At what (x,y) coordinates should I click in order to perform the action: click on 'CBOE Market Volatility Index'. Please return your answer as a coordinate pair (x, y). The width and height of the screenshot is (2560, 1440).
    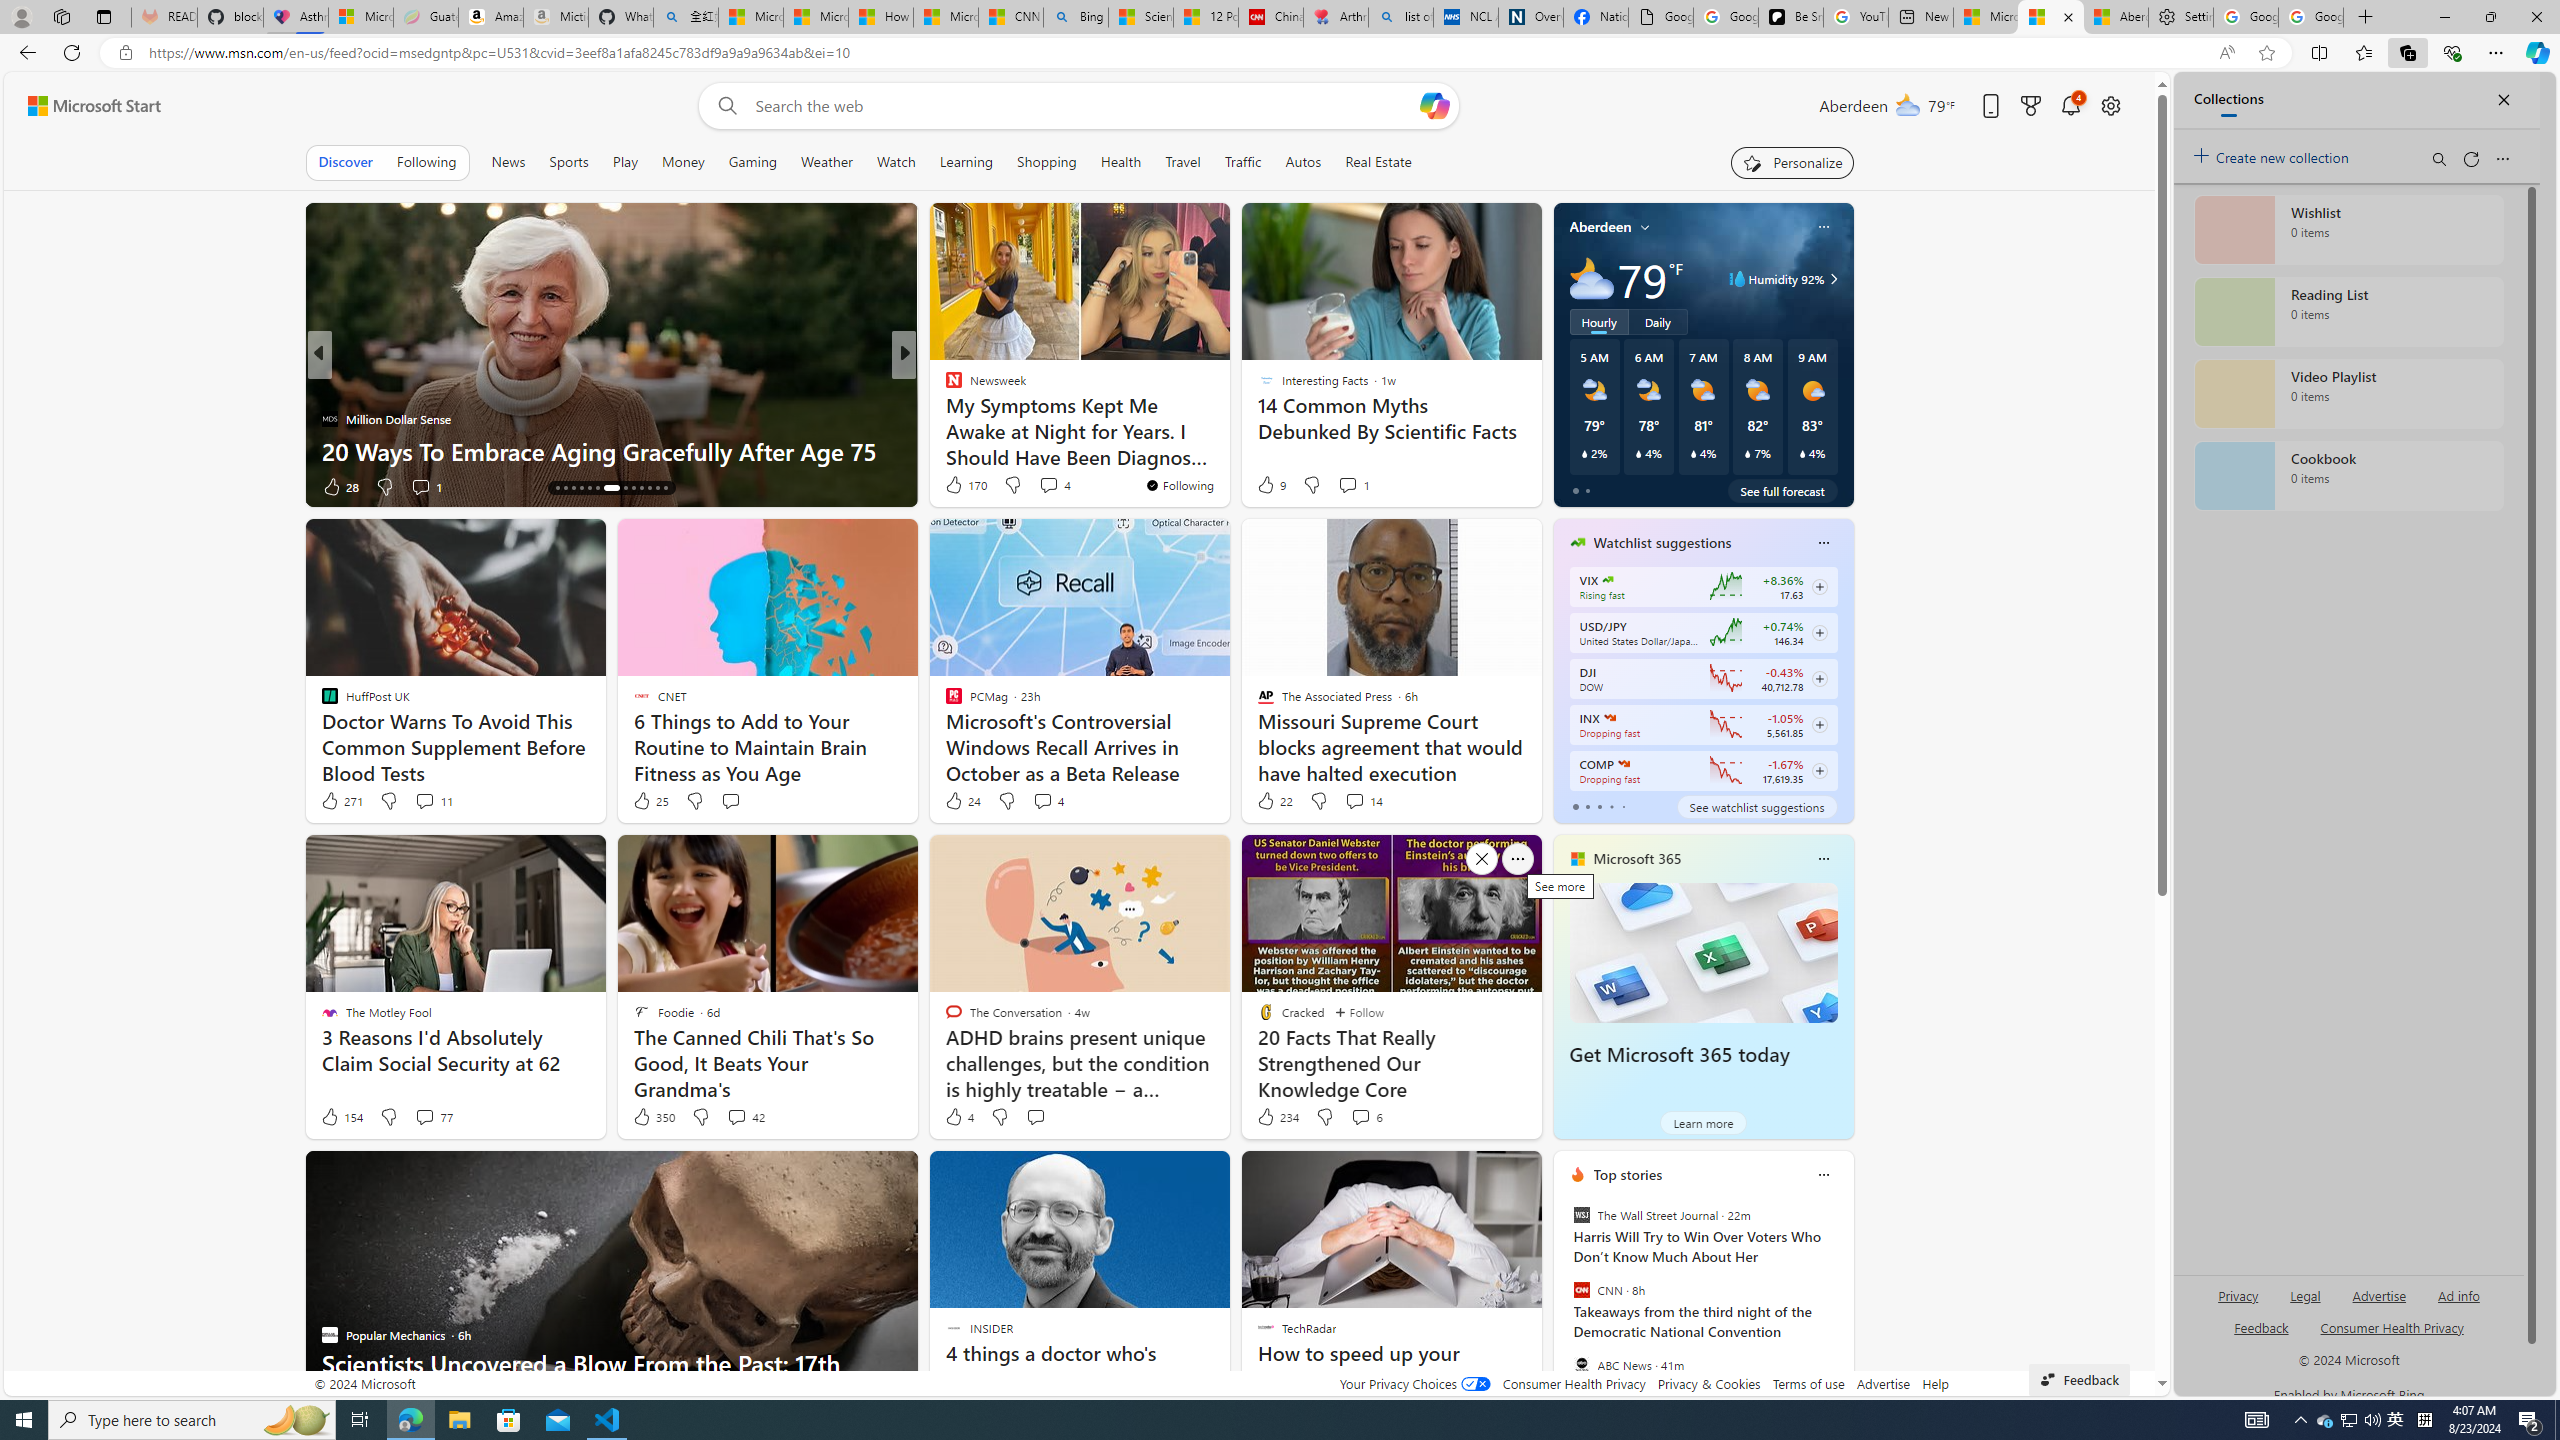
    Looking at the image, I should click on (1607, 579).